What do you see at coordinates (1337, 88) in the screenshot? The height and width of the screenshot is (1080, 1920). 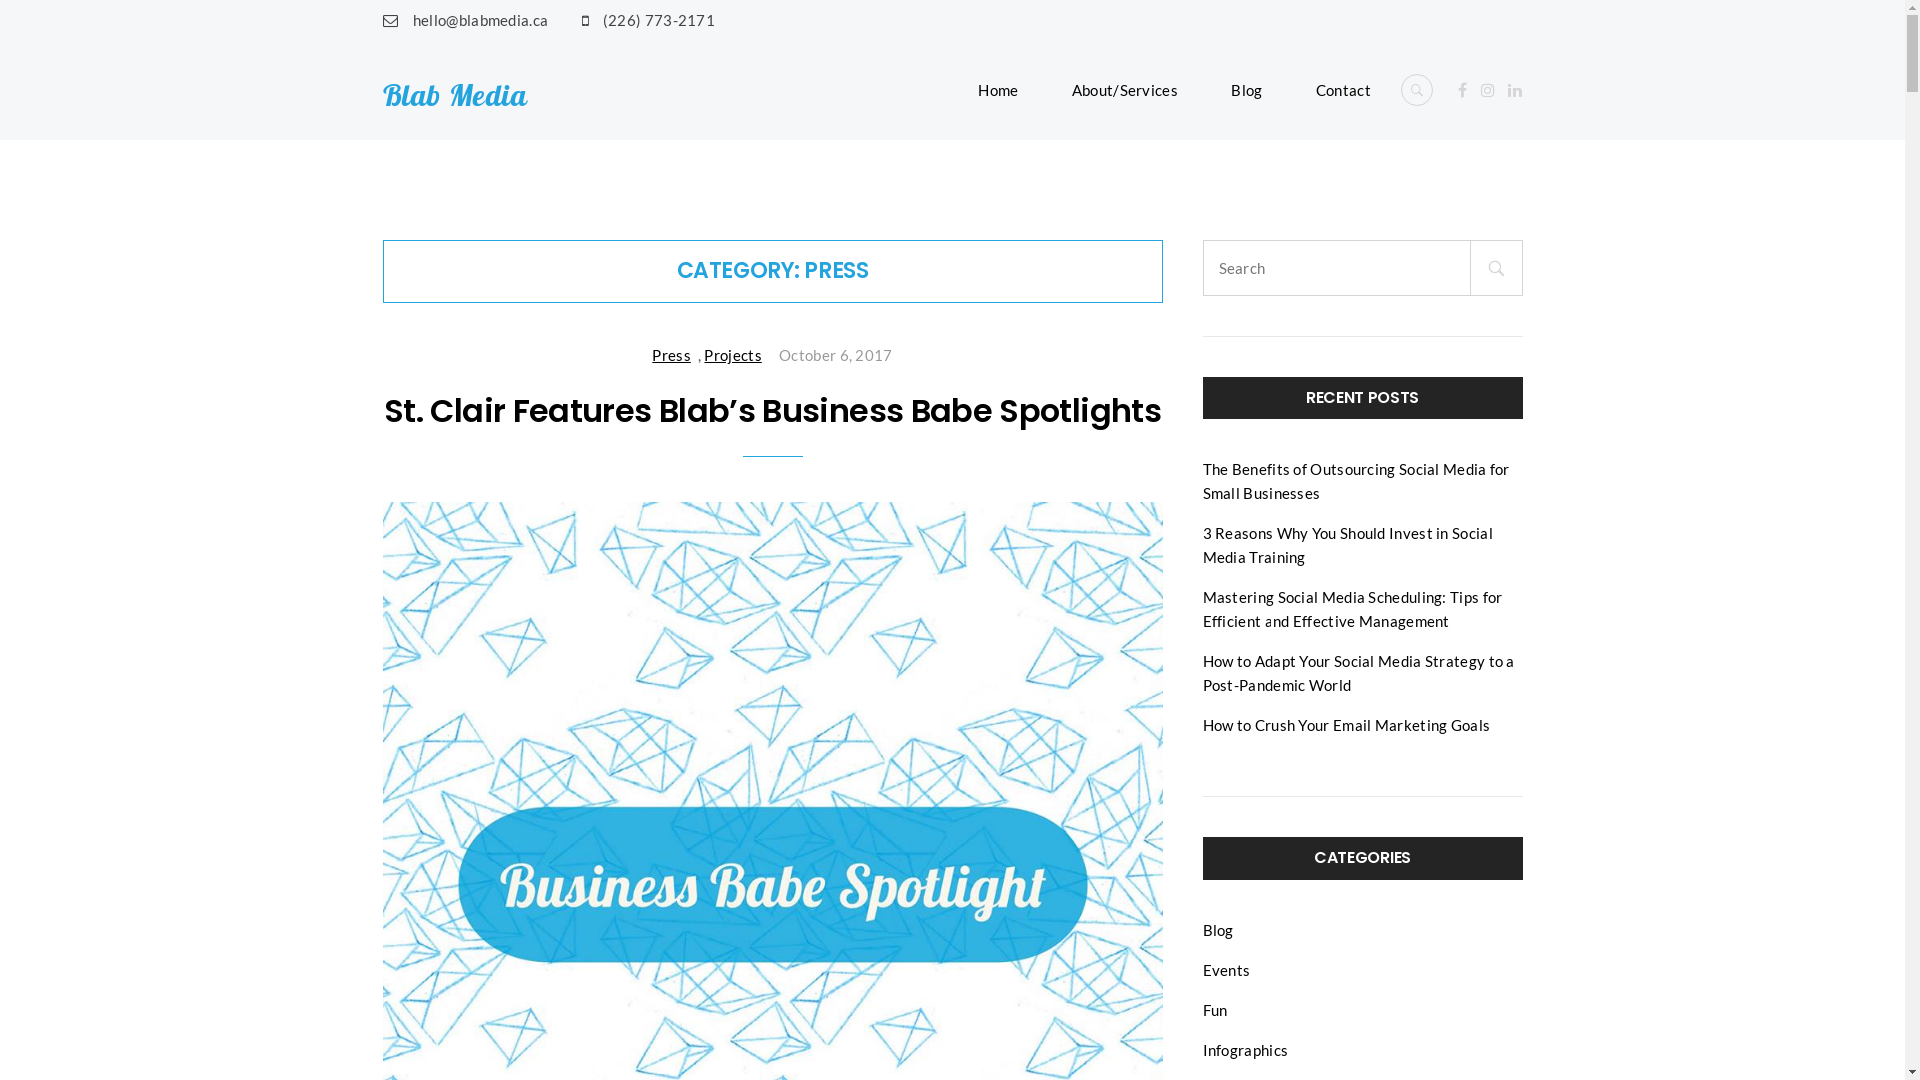 I see `'Contact'` at bounding box center [1337, 88].